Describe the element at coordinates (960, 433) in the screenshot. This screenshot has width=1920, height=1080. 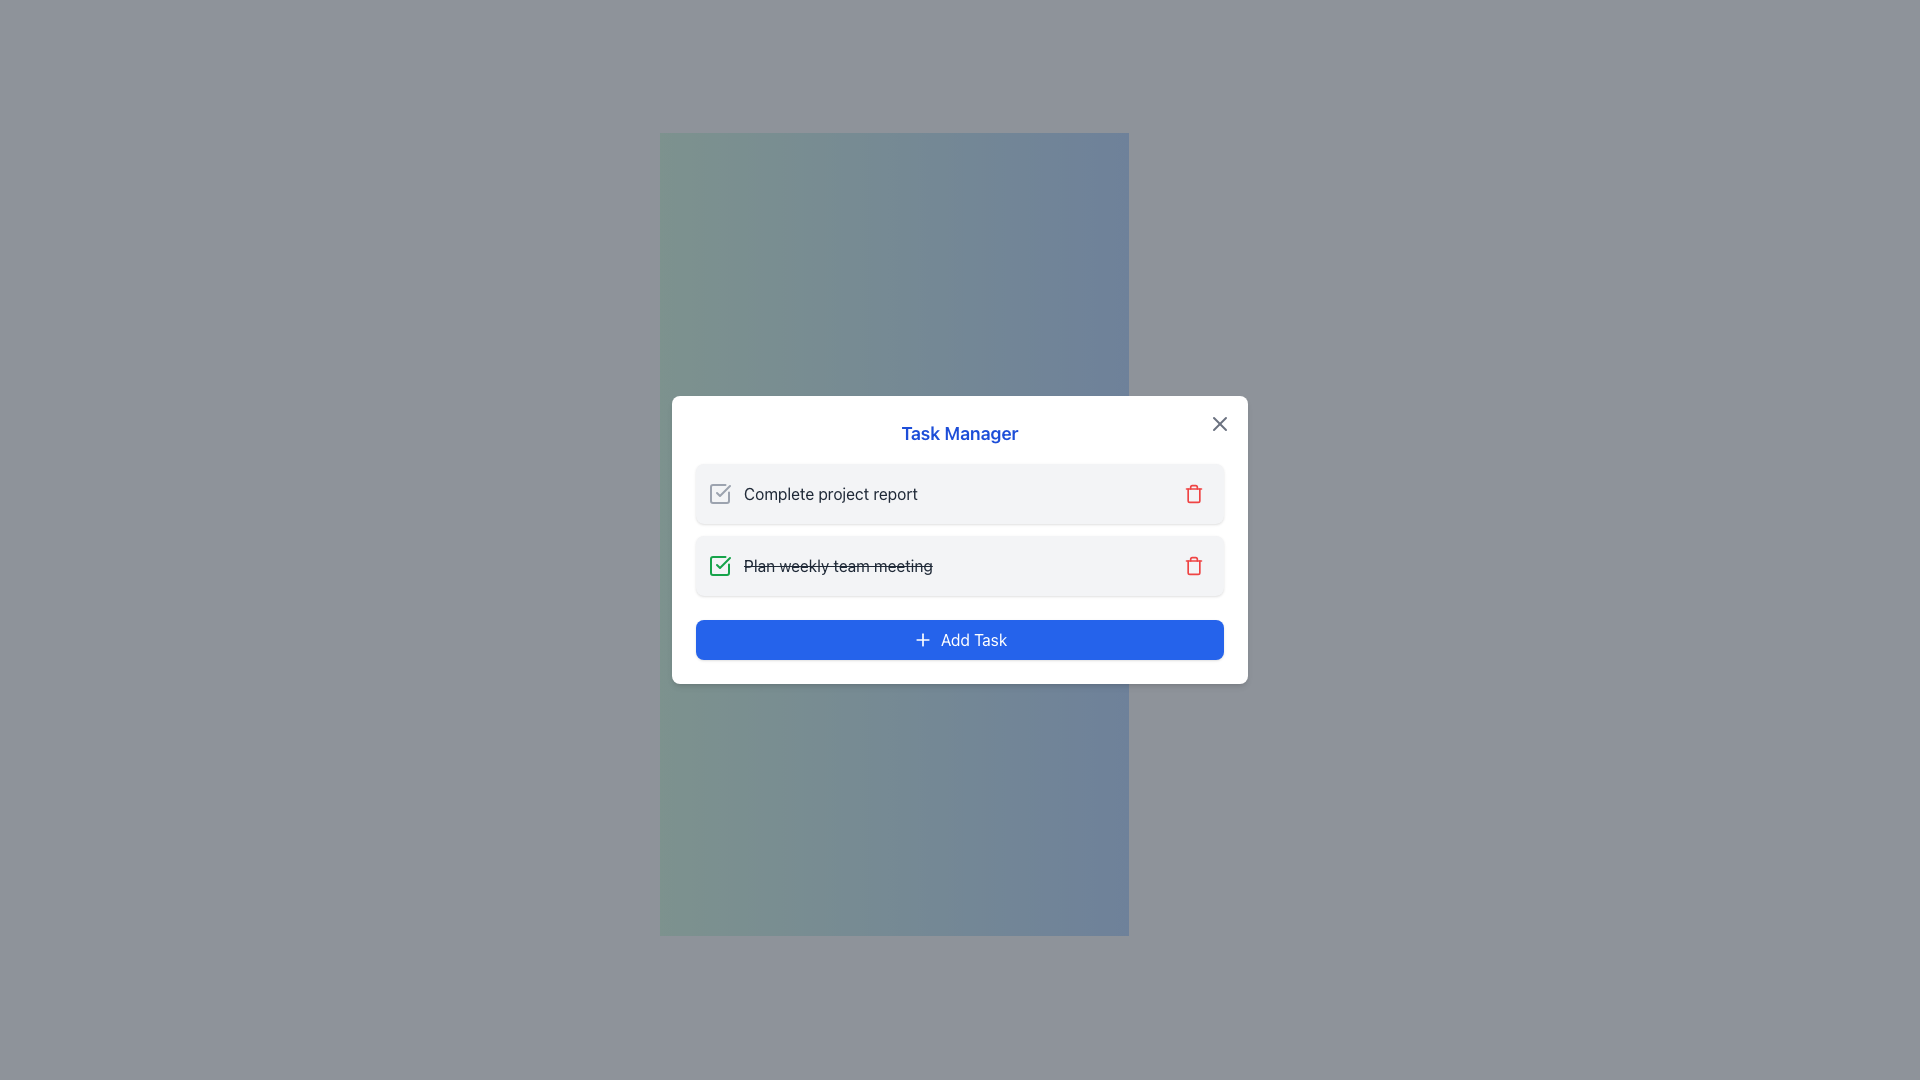
I see `text content of the title label in the task management modal dialog, which is located at the top center of the white modal dialog box` at that location.